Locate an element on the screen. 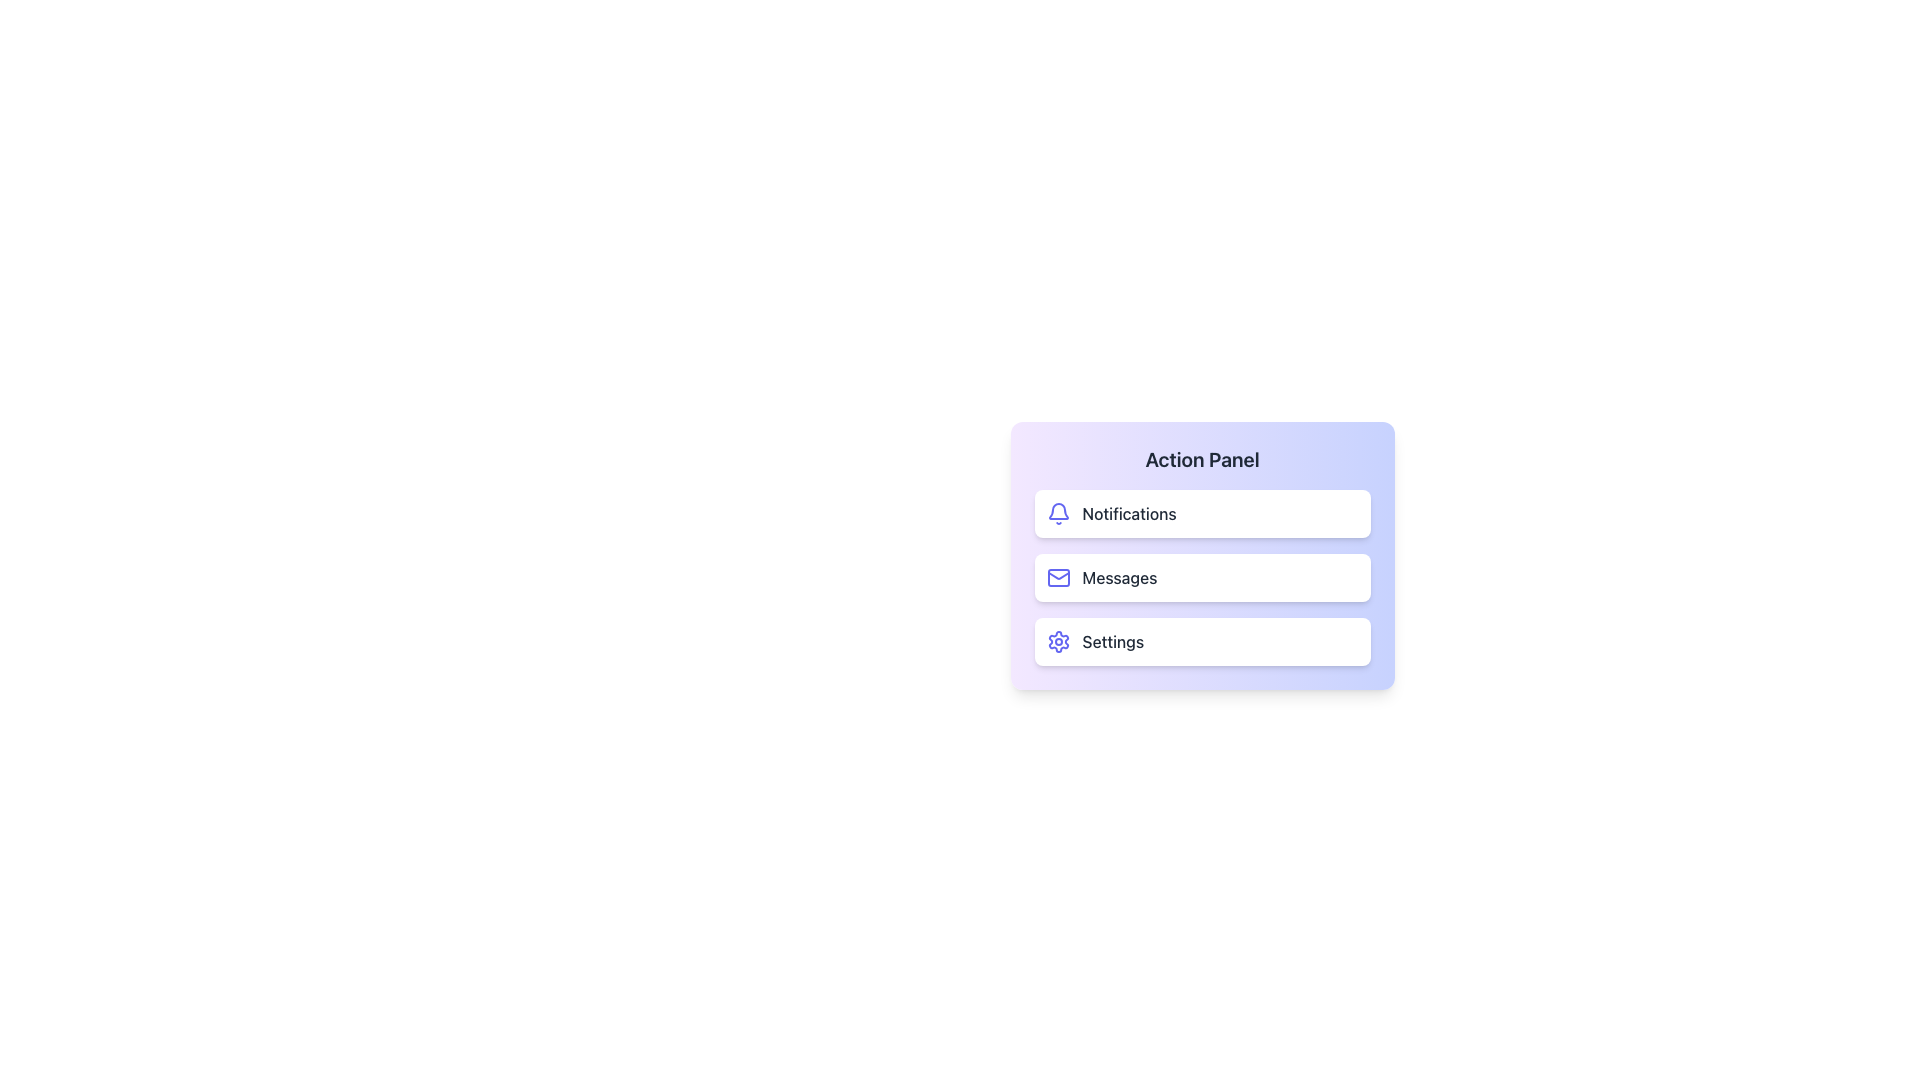 This screenshot has height=1080, width=1920. the 'Messages' icon located in the action panel, which visually represents the concept of messages or mail, aligned to the left of the 'Messages' text is located at coordinates (1057, 578).